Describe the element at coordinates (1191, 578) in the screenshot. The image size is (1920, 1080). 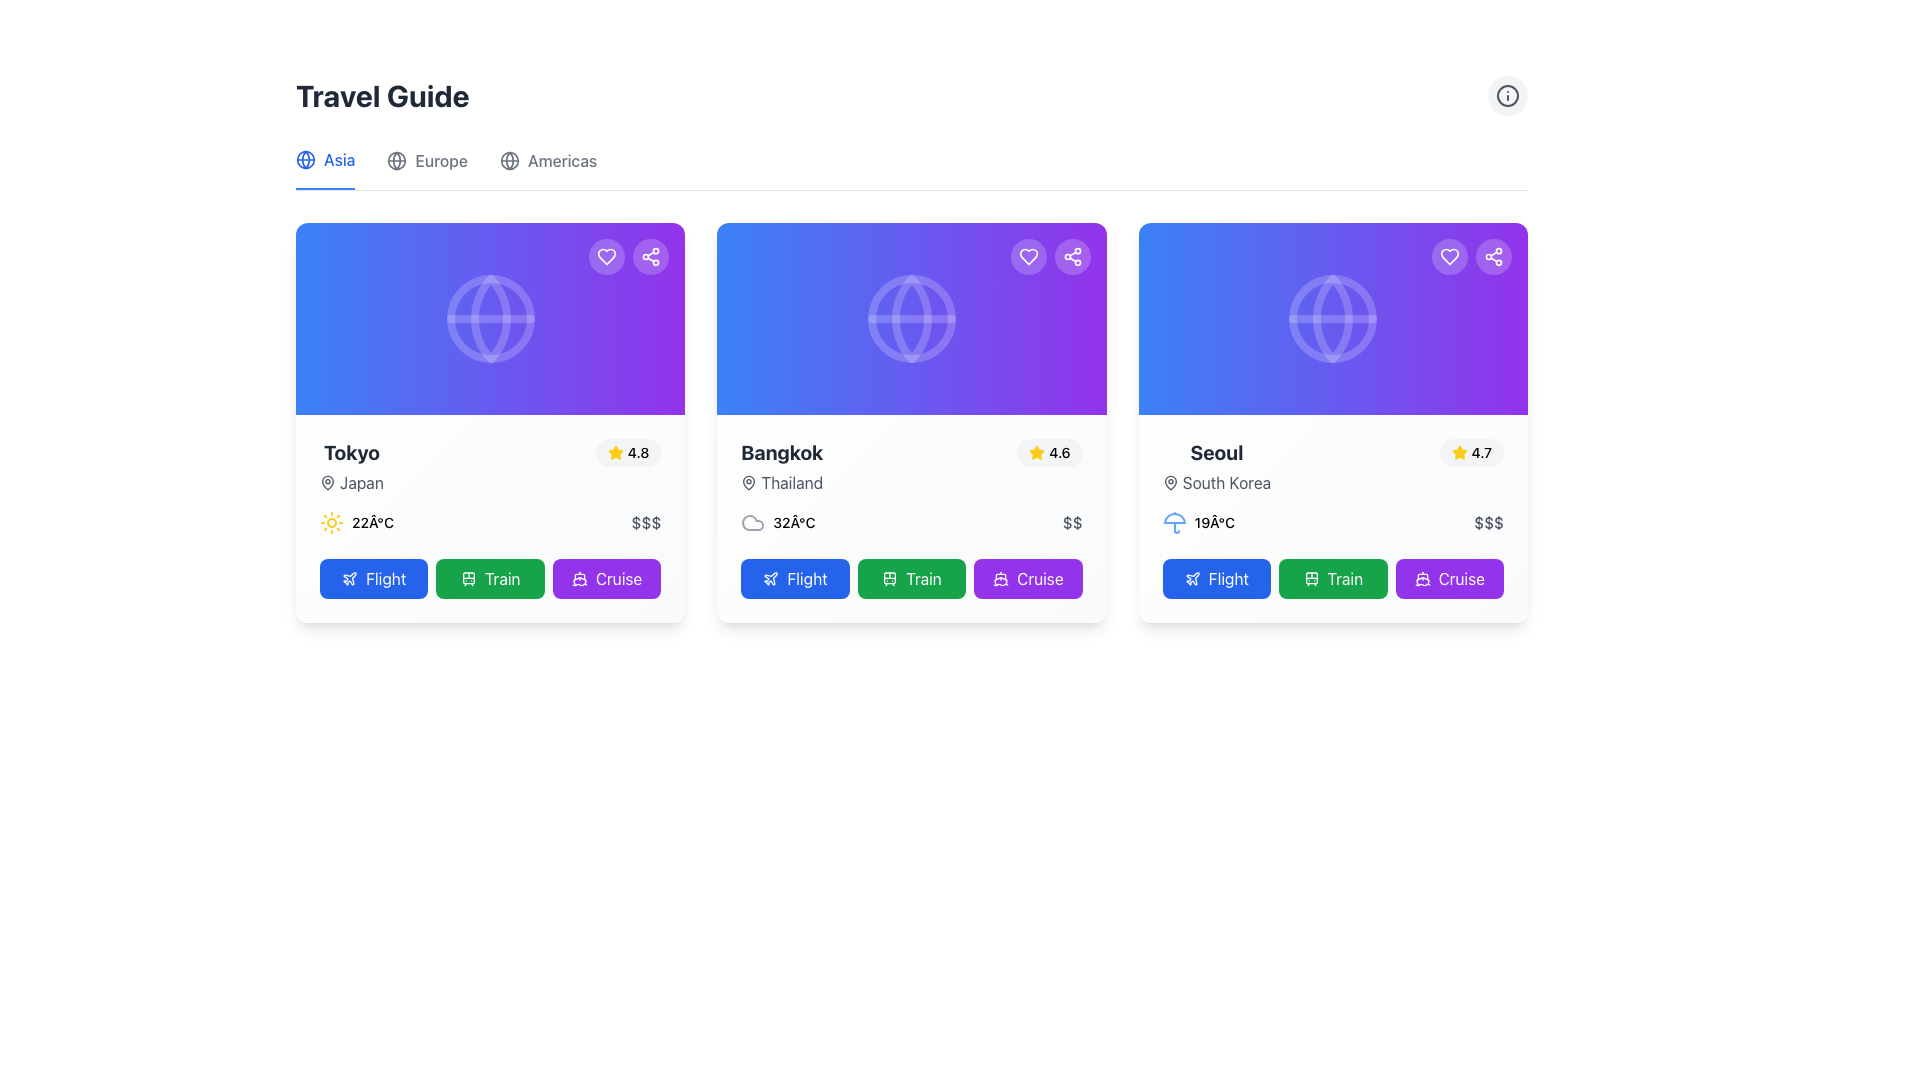
I see `the flight-related Vector graphic icon located at the bottom of the travel options card` at that location.